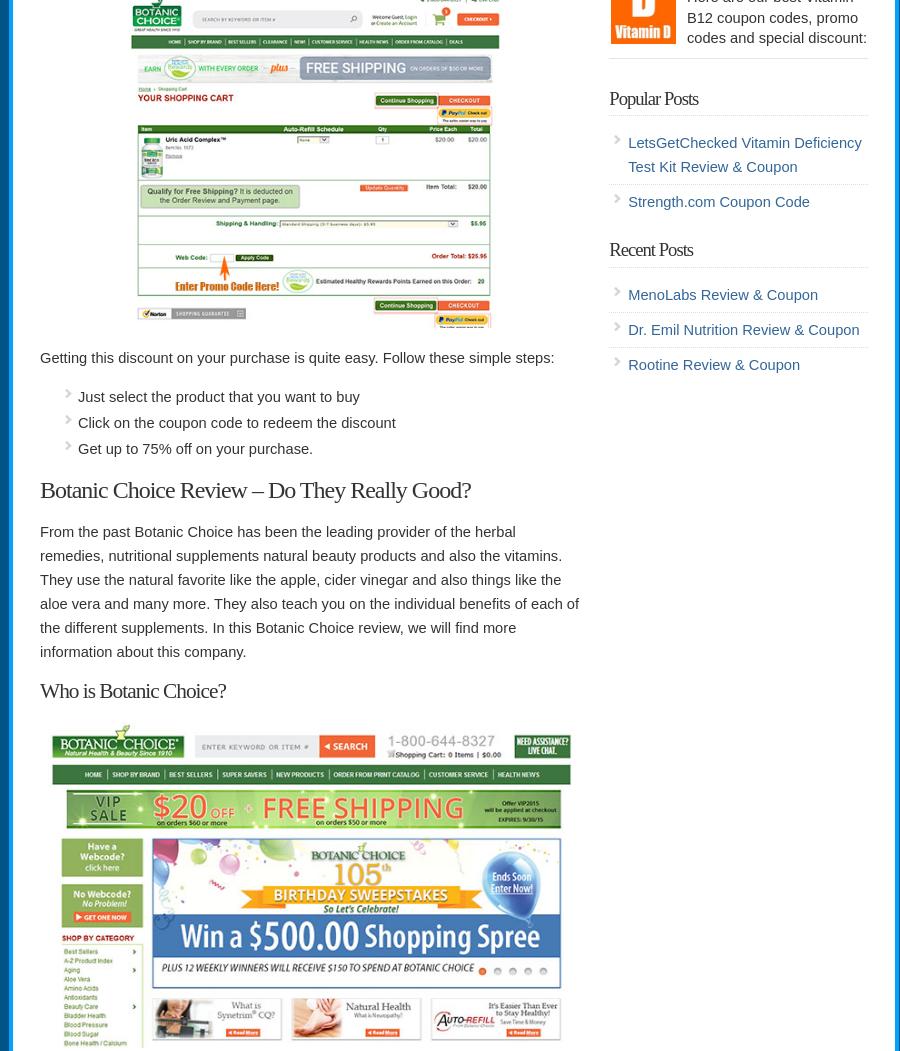 This screenshot has width=900, height=1051. What do you see at coordinates (743, 154) in the screenshot?
I see `'LetsGetChecked Vitamin Deficiency Test Kit Review & Coupon'` at bounding box center [743, 154].